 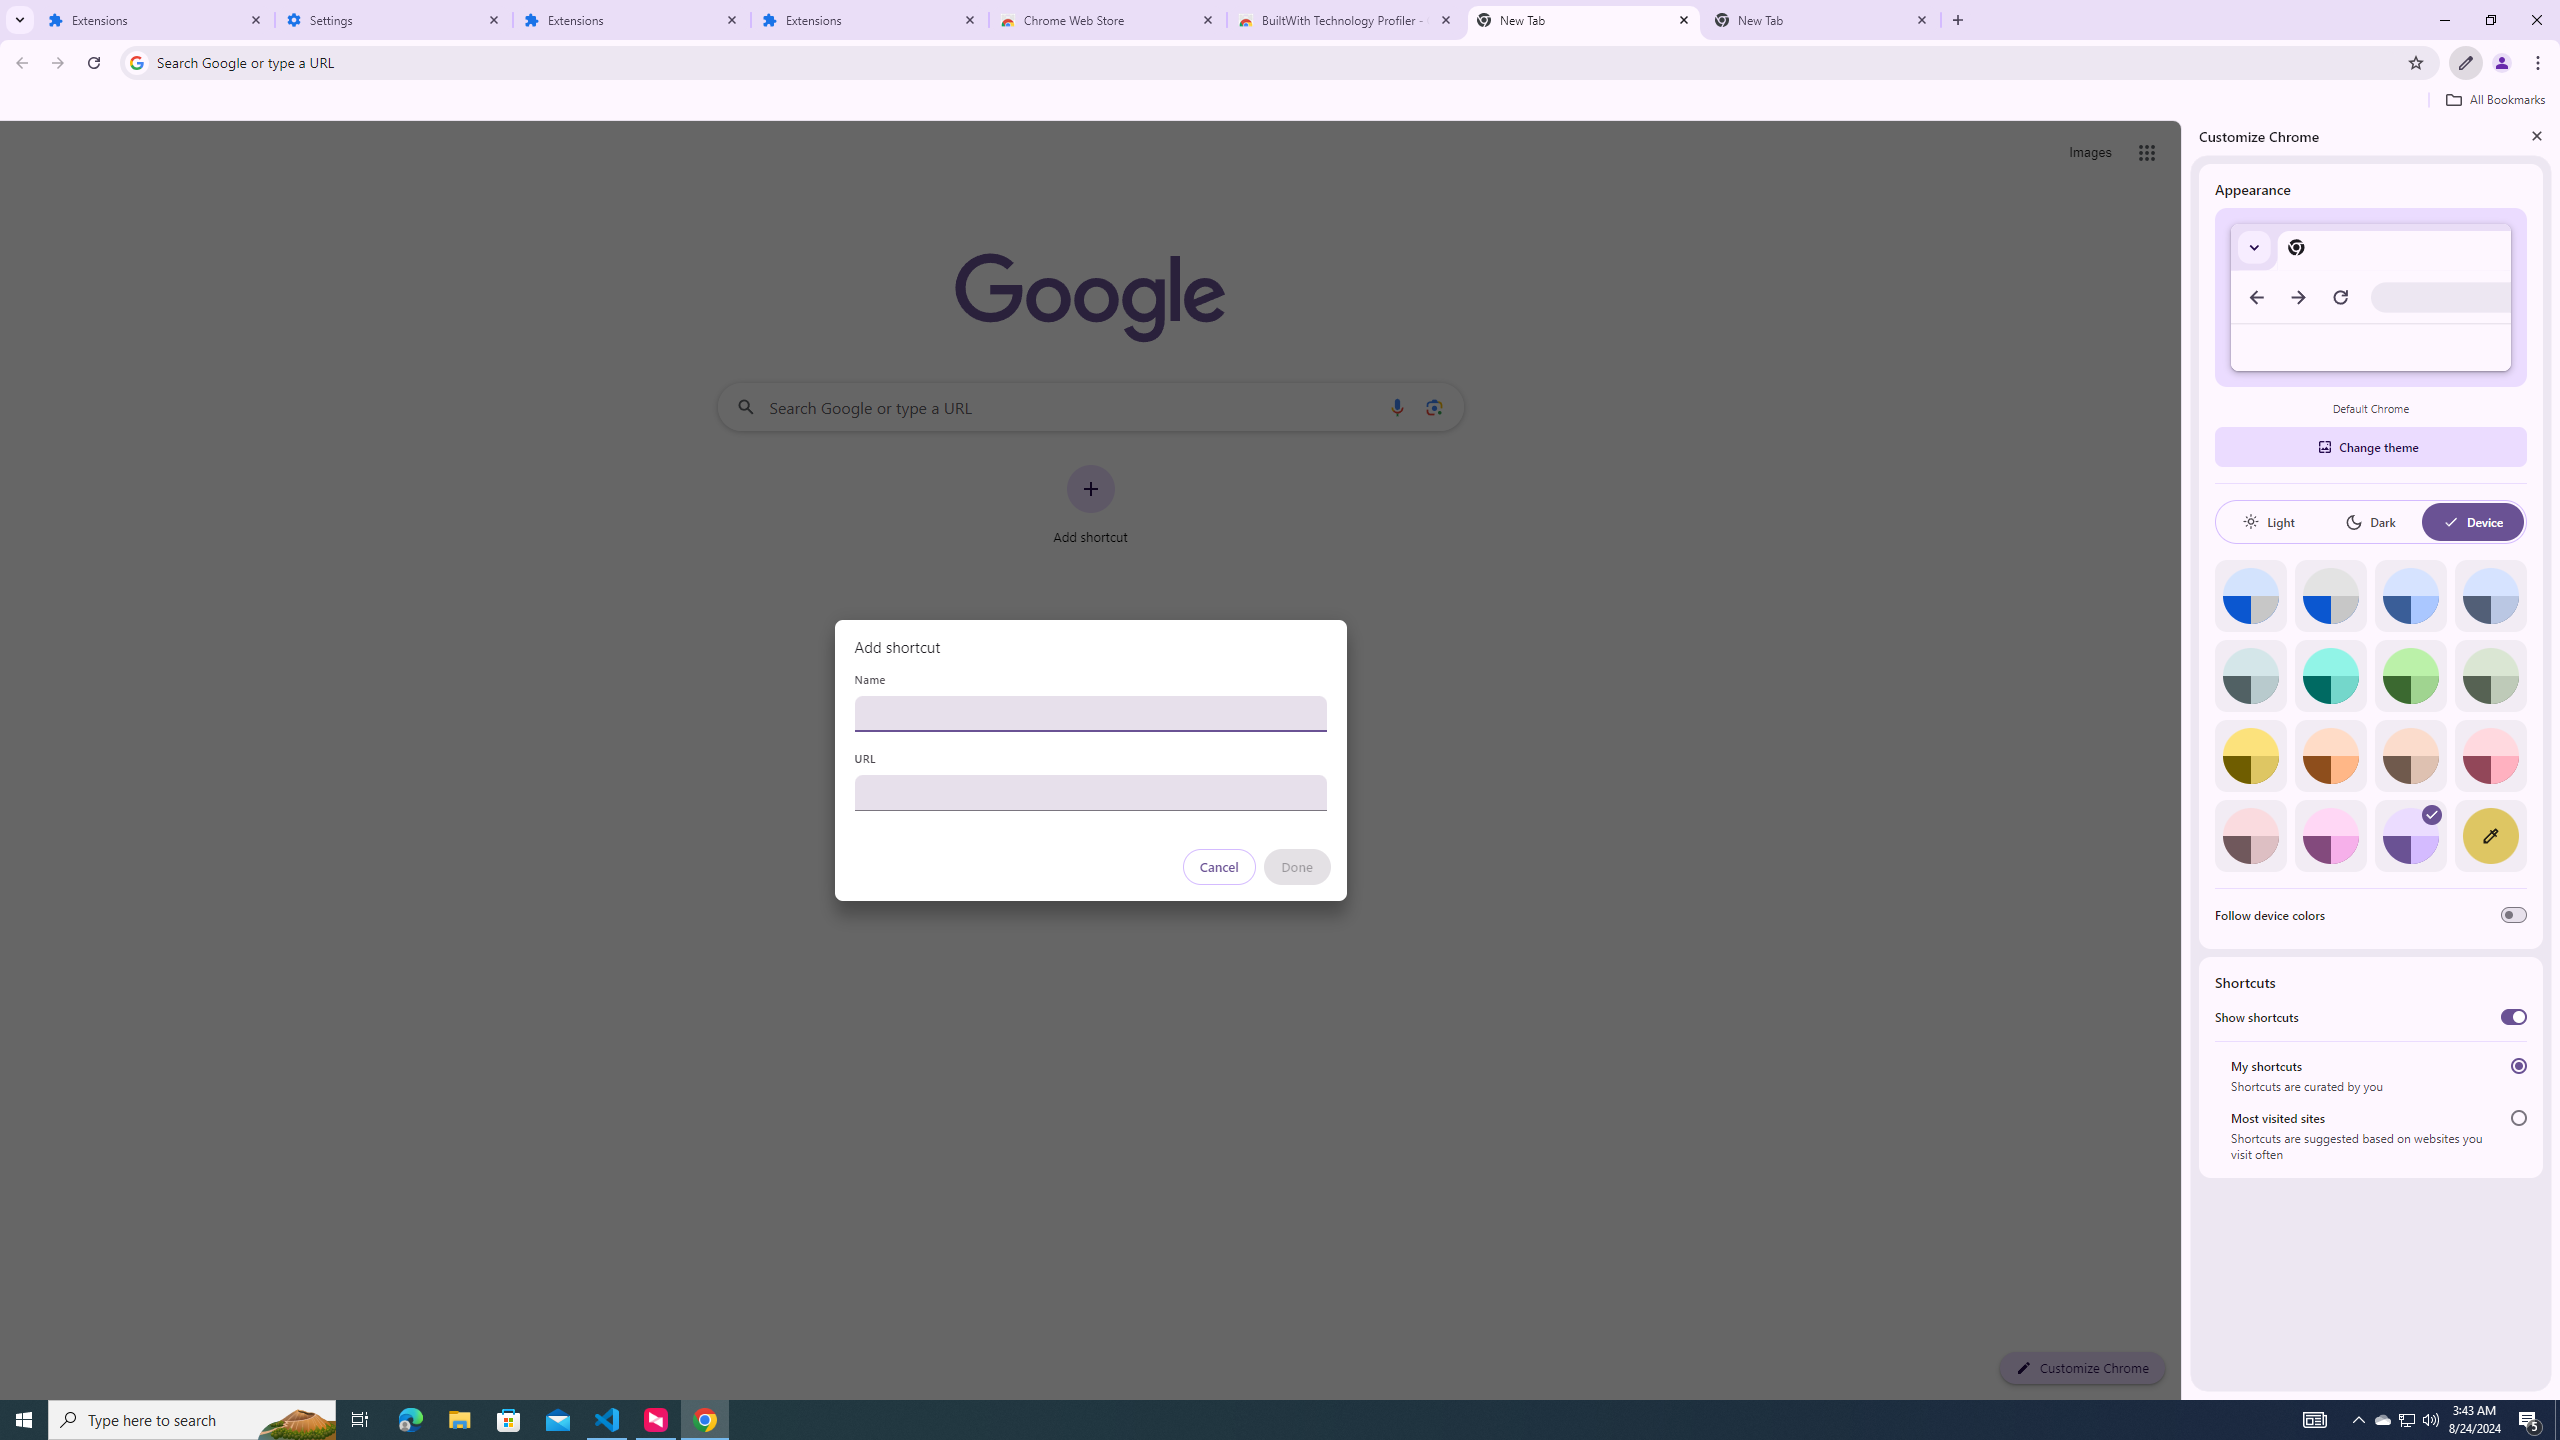 I want to click on 'Extensions', so click(x=155, y=19).